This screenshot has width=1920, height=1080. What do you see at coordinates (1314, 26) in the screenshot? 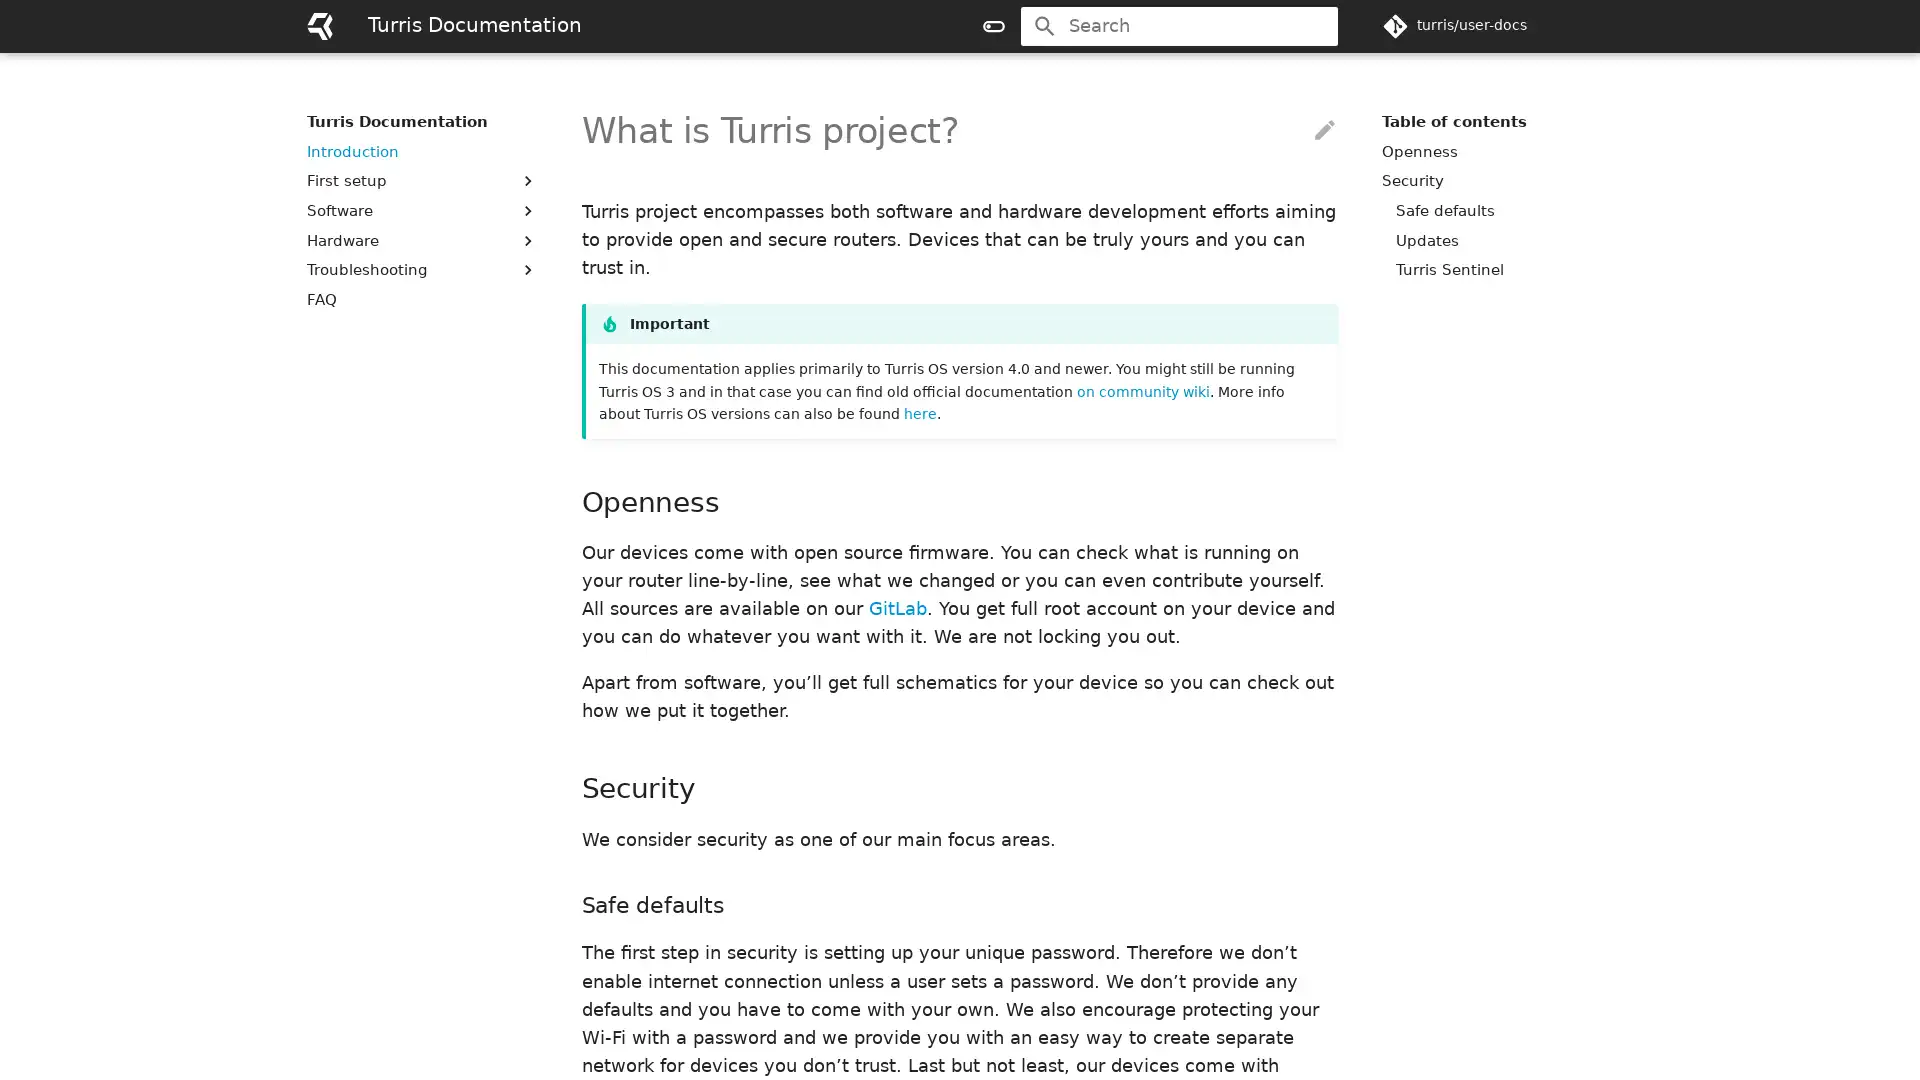
I see `Clear` at bounding box center [1314, 26].